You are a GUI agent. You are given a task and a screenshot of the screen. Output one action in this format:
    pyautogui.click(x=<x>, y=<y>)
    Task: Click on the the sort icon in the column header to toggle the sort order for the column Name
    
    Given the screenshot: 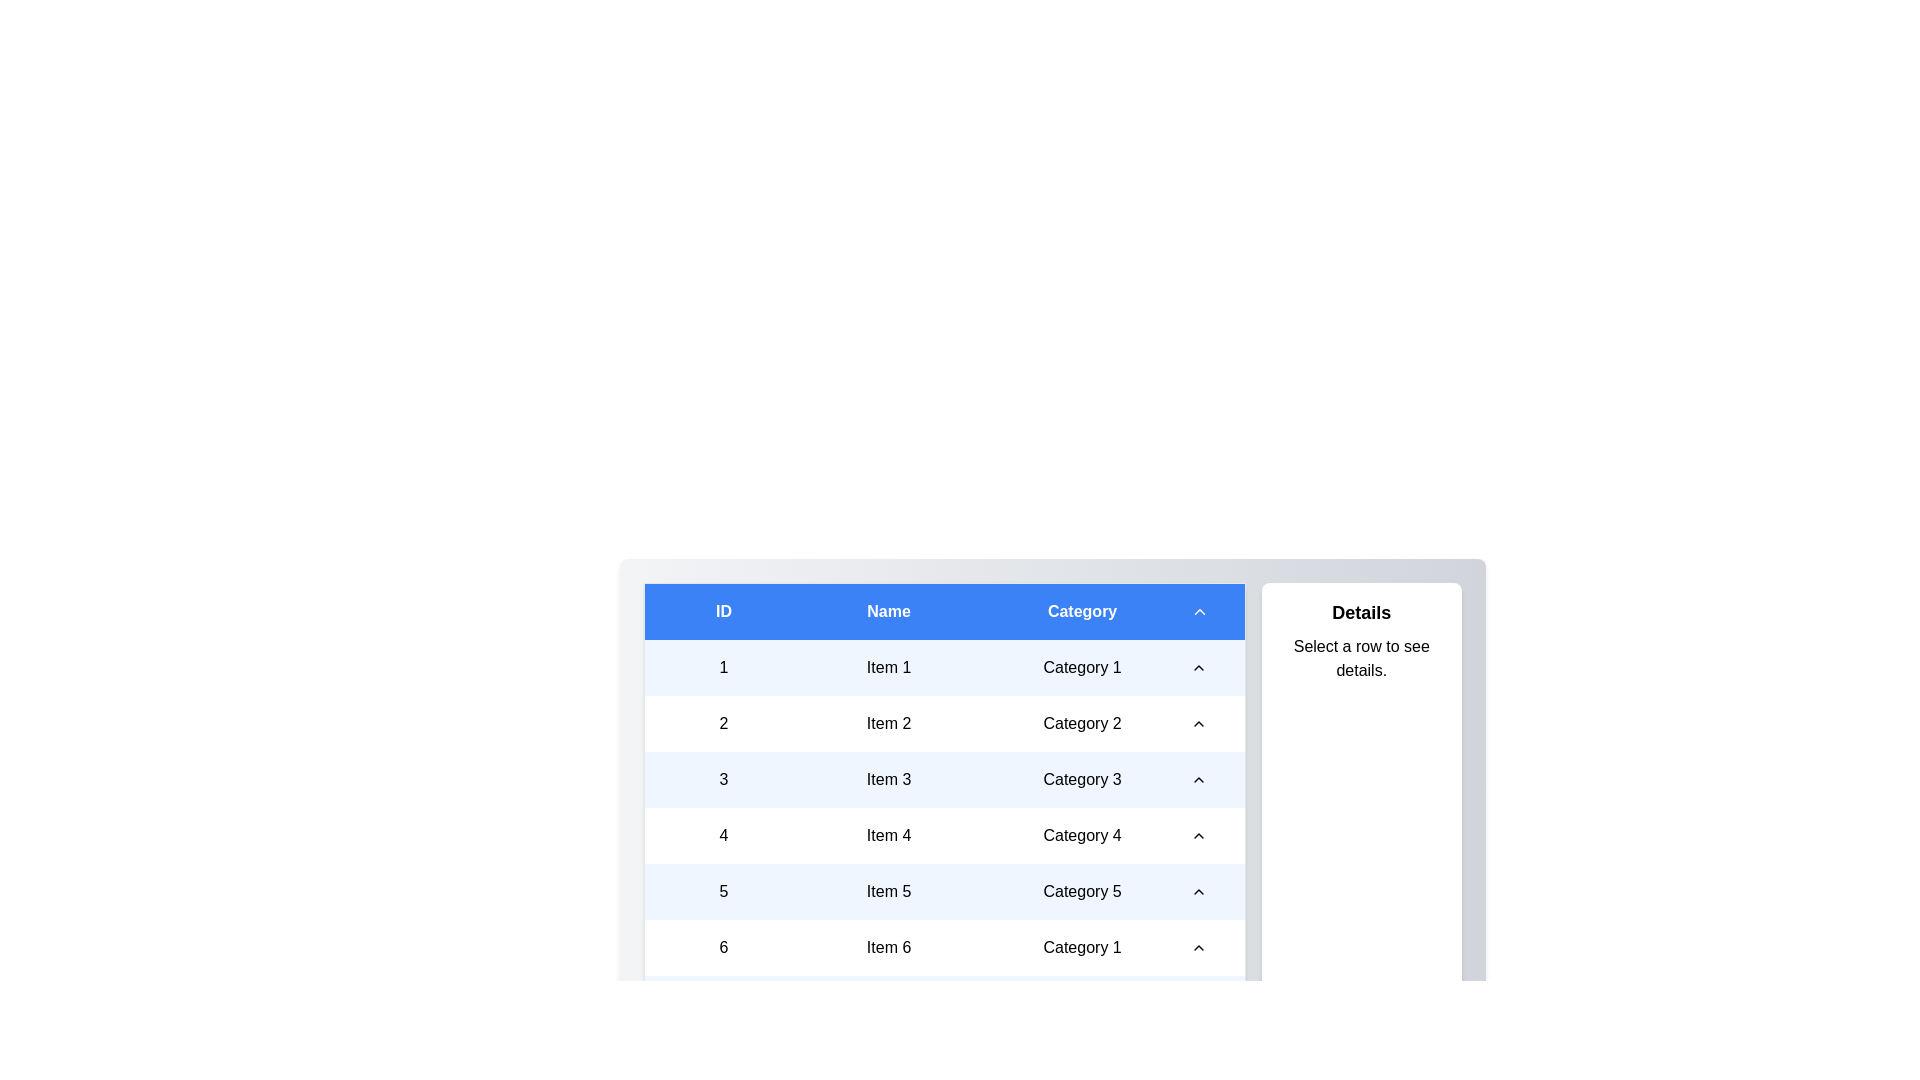 What is the action you would take?
    pyautogui.click(x=888, y=610)
    